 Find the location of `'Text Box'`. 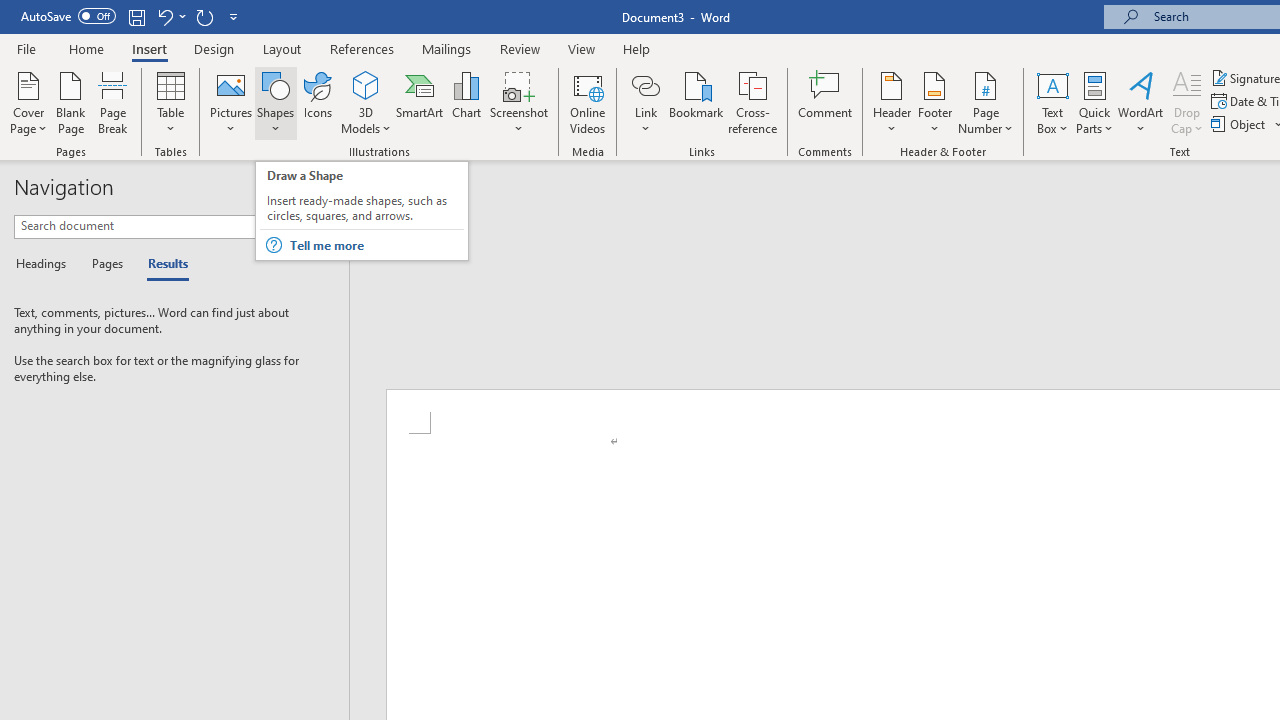

'Text Box' is located at coordinates (1051, 103).